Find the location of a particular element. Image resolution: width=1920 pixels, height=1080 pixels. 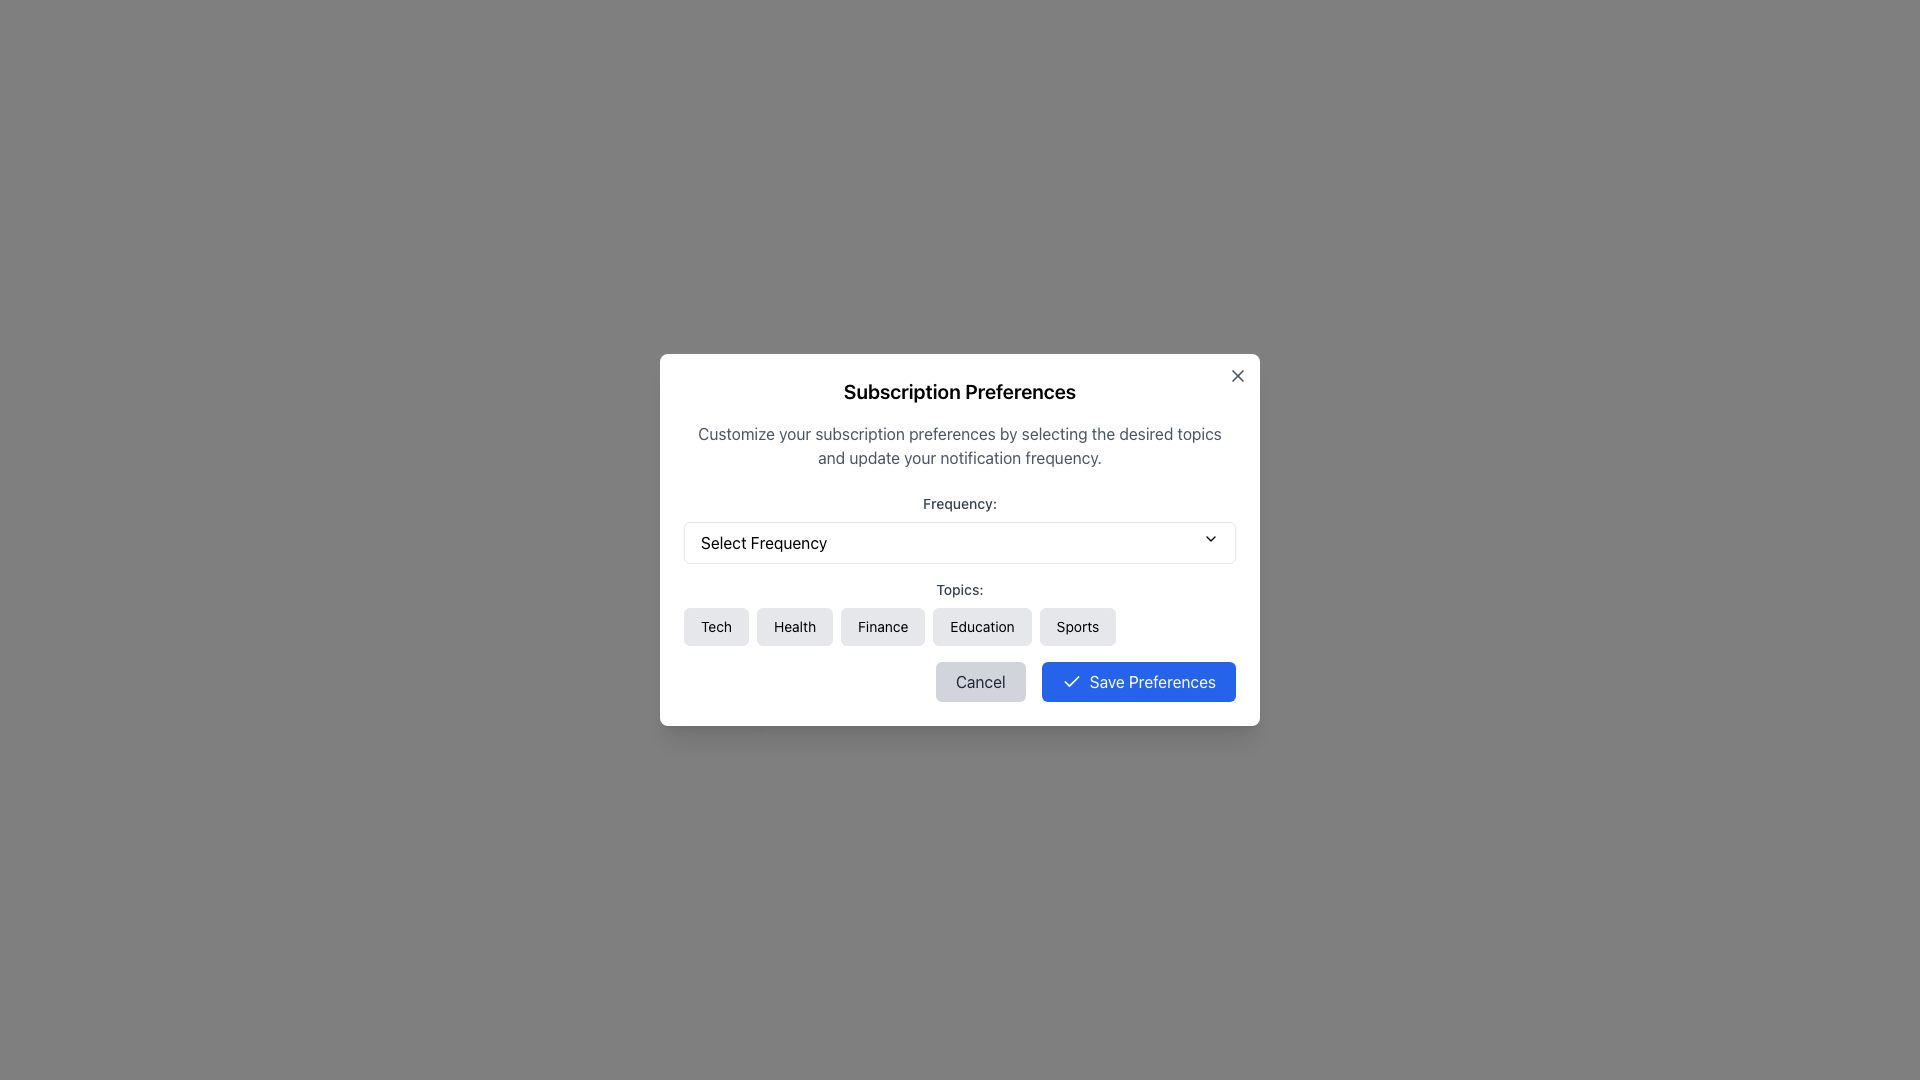

the 'Education' button located beneath the label 'Topics:' and above the 'Cancel' and 'Save Preferences' buttons is located at coordinates (960, 612).